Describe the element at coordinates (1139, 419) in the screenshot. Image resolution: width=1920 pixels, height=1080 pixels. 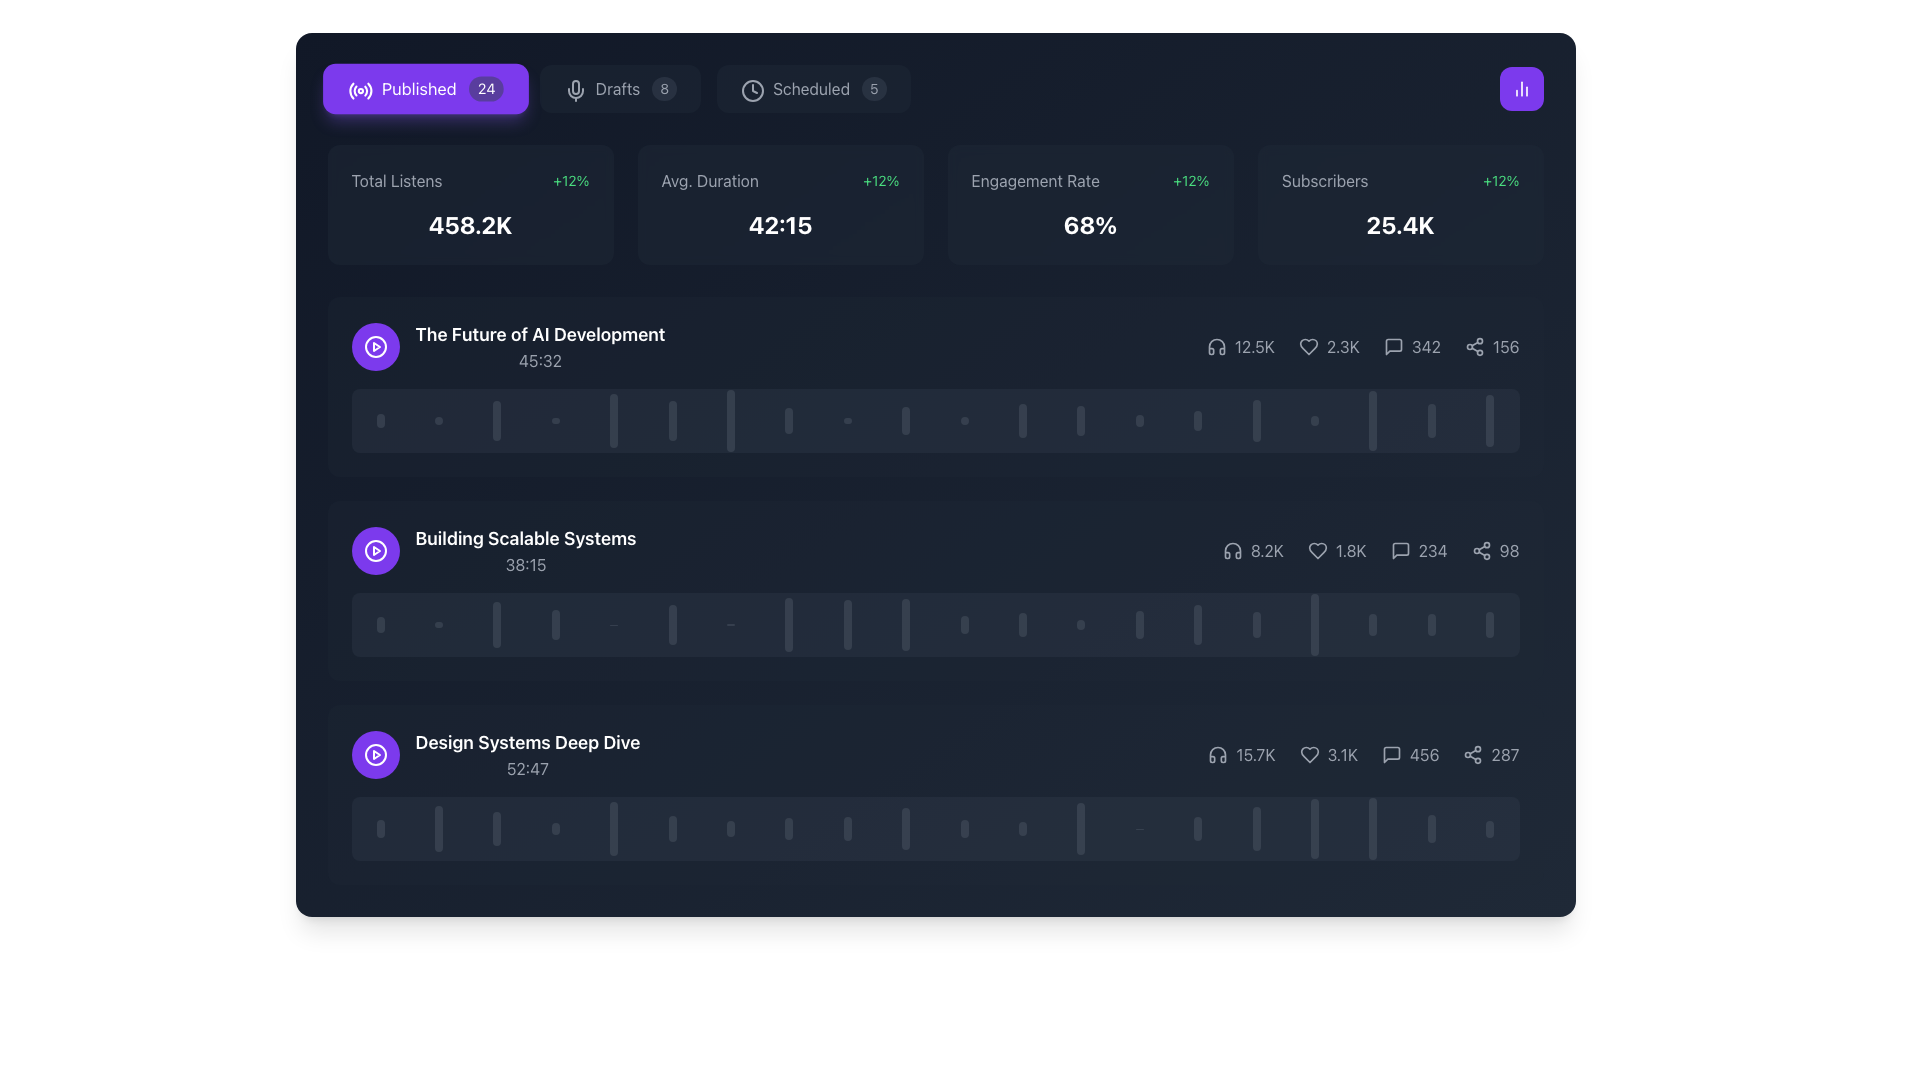
I see `the thirteenth vertical progress bar with rounded ends, styled gray, located in the center of a dark block` at that location.